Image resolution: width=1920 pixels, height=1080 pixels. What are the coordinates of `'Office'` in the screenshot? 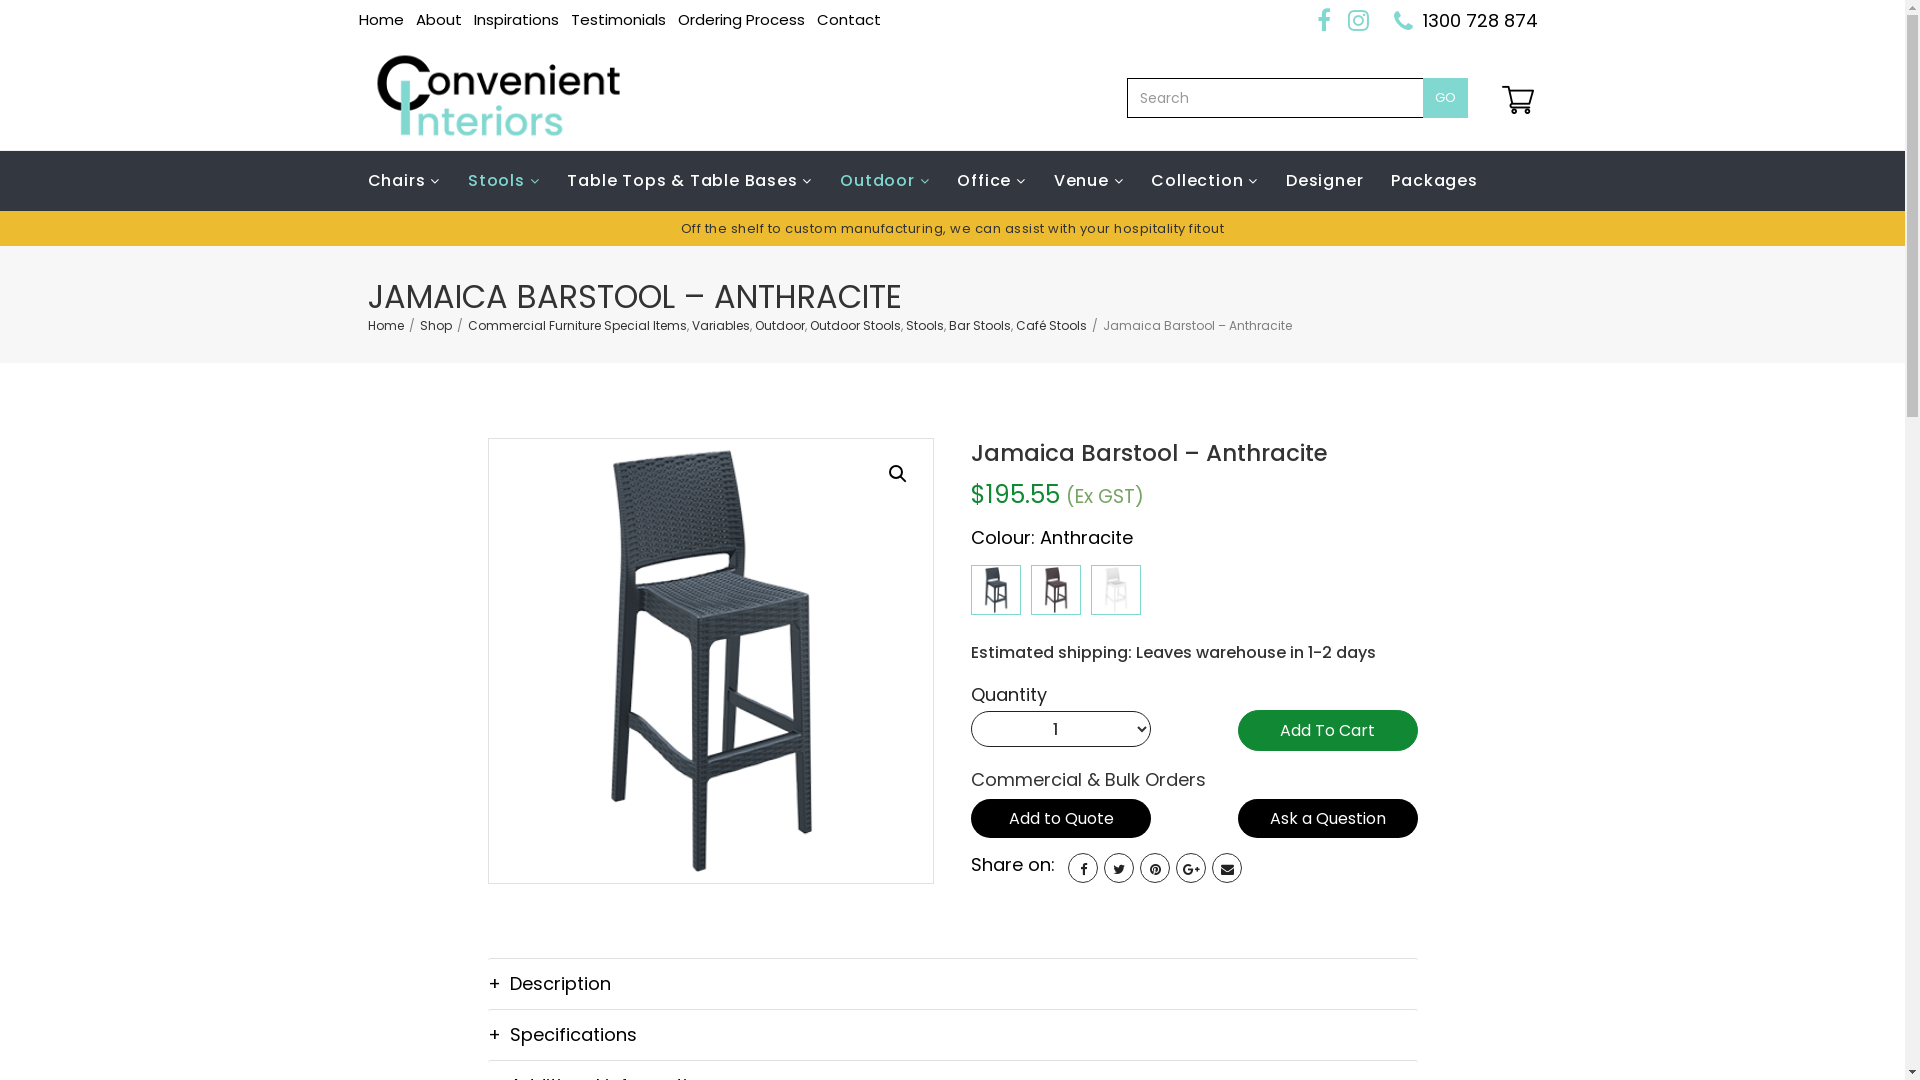 It's located at (990, 181).